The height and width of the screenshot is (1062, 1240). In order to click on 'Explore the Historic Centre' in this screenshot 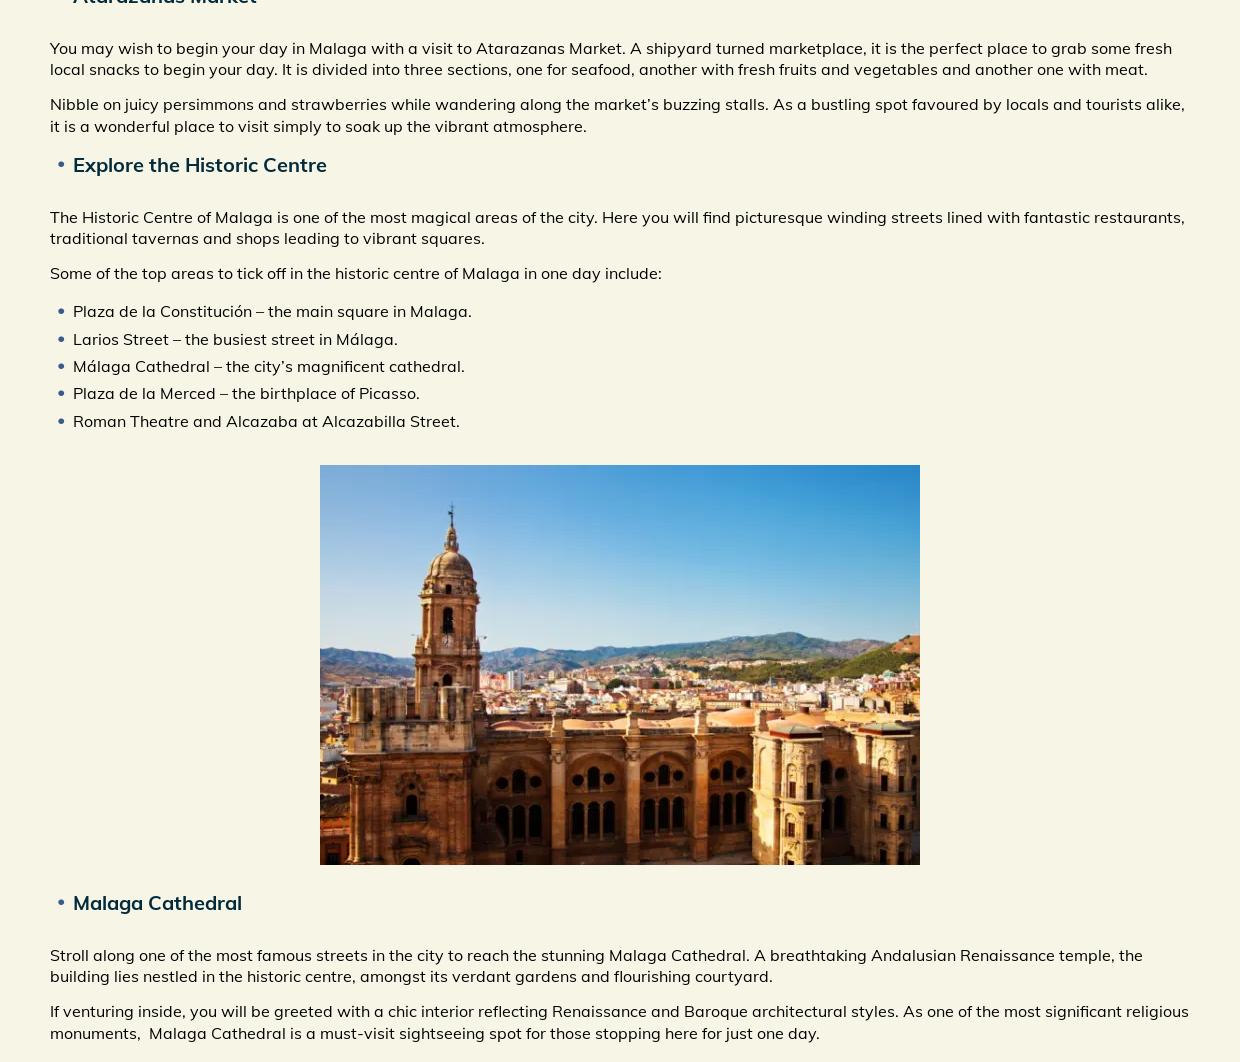, I will do `click(199, 163)`.